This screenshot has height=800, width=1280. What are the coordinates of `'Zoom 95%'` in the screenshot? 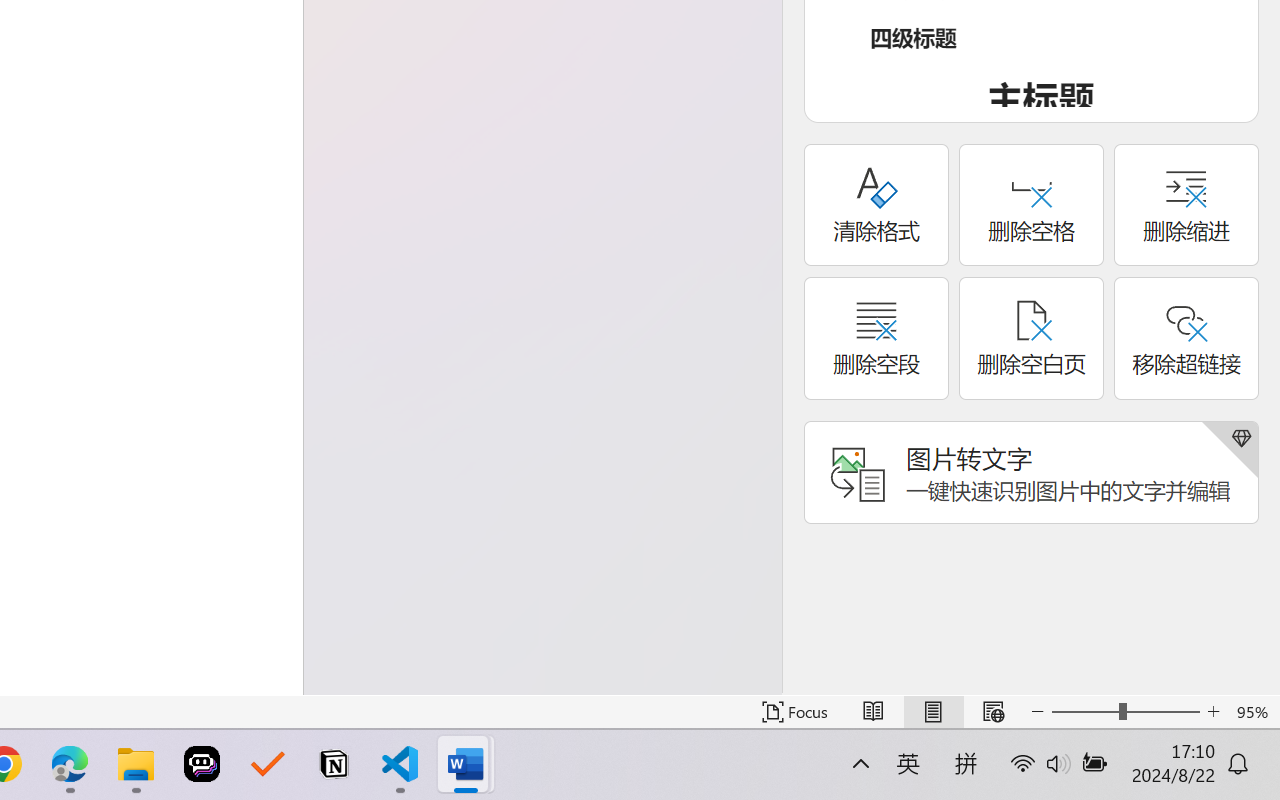 It's located at (1252, 711).